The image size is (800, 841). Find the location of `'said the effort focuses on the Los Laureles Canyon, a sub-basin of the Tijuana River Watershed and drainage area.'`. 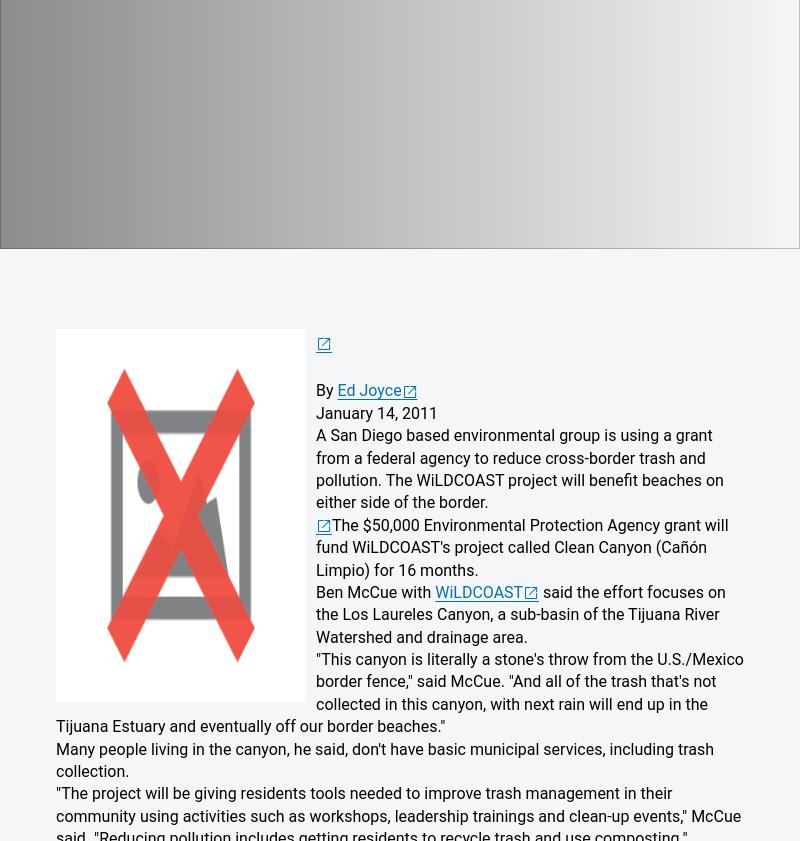

'said the effort focuses on the Los Laureles Canyon, a sub-basin of the Tijuana River Watershed and drainage area.' is located at coordinates (315, 614).